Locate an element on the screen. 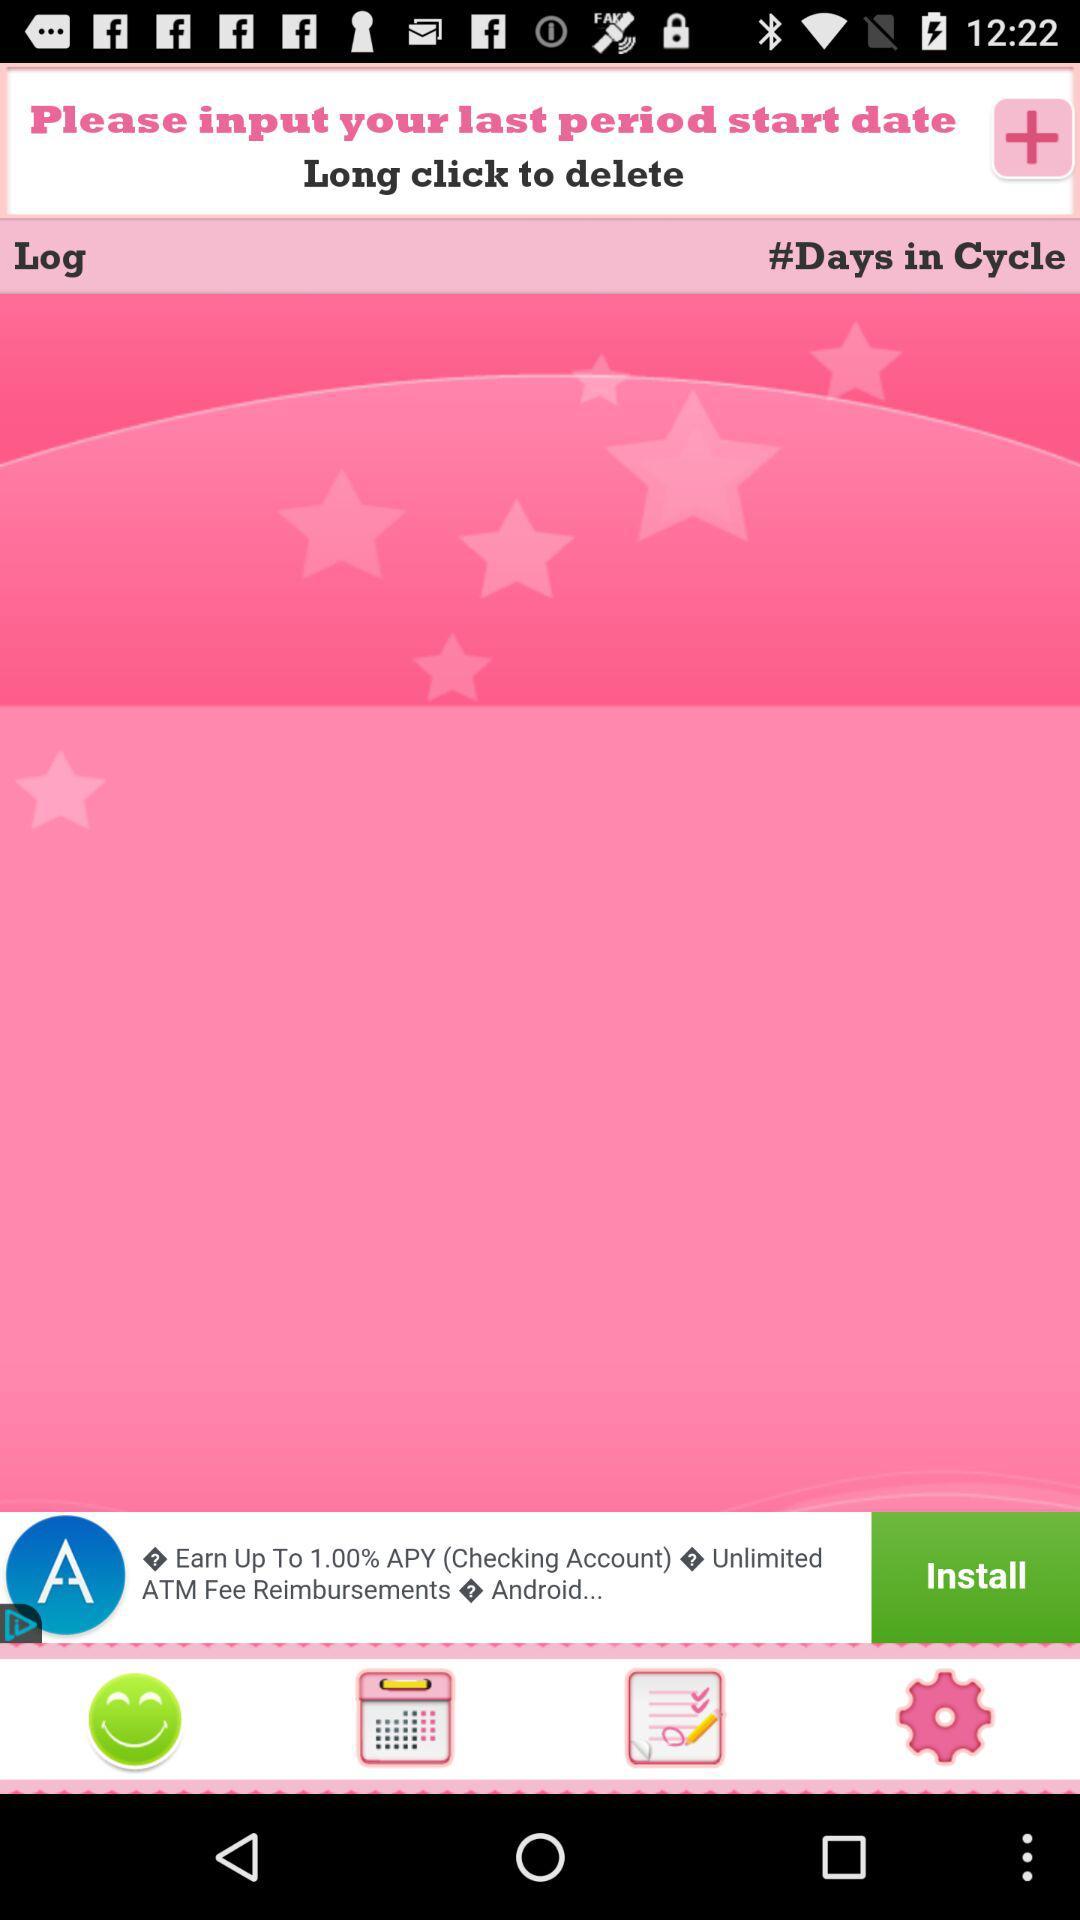  open emoticons display is located at coordinates (135, 1717).